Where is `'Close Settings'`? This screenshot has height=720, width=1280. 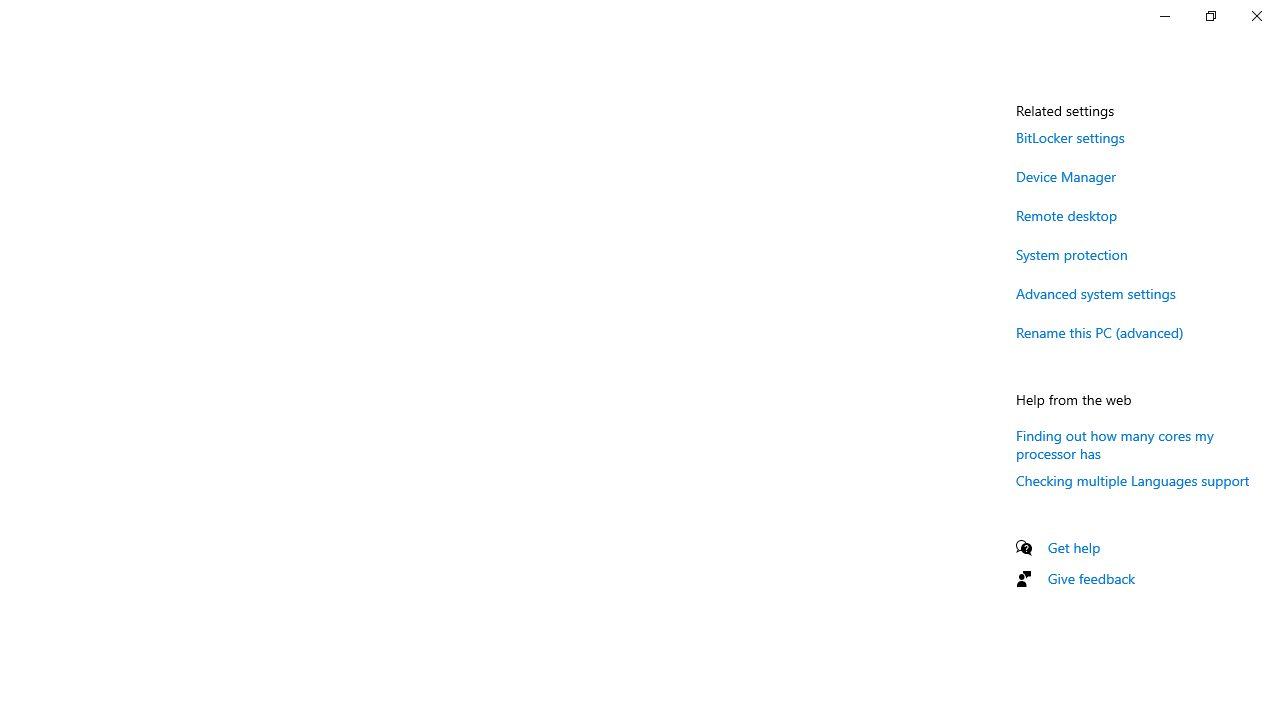
'Close Settings' is located at coordinates (1255, 15).